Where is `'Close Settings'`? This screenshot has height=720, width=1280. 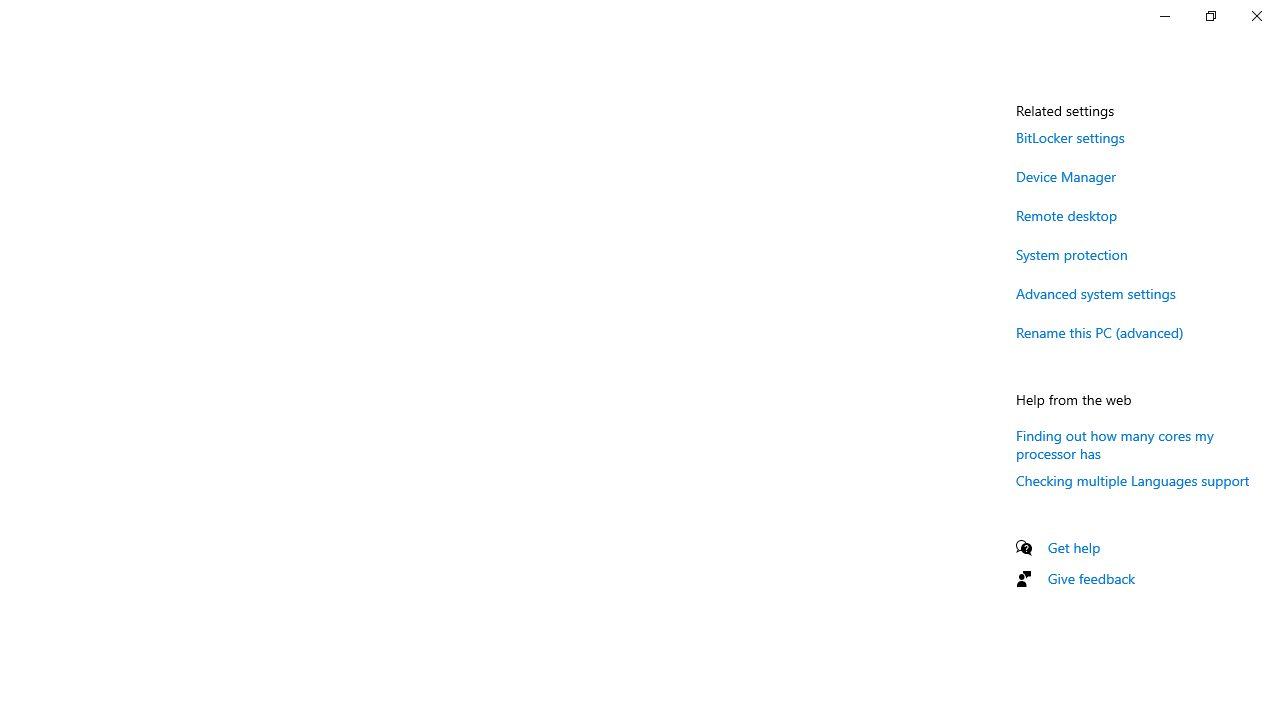
'Close Settings' is located at coordinates (1255, 15).